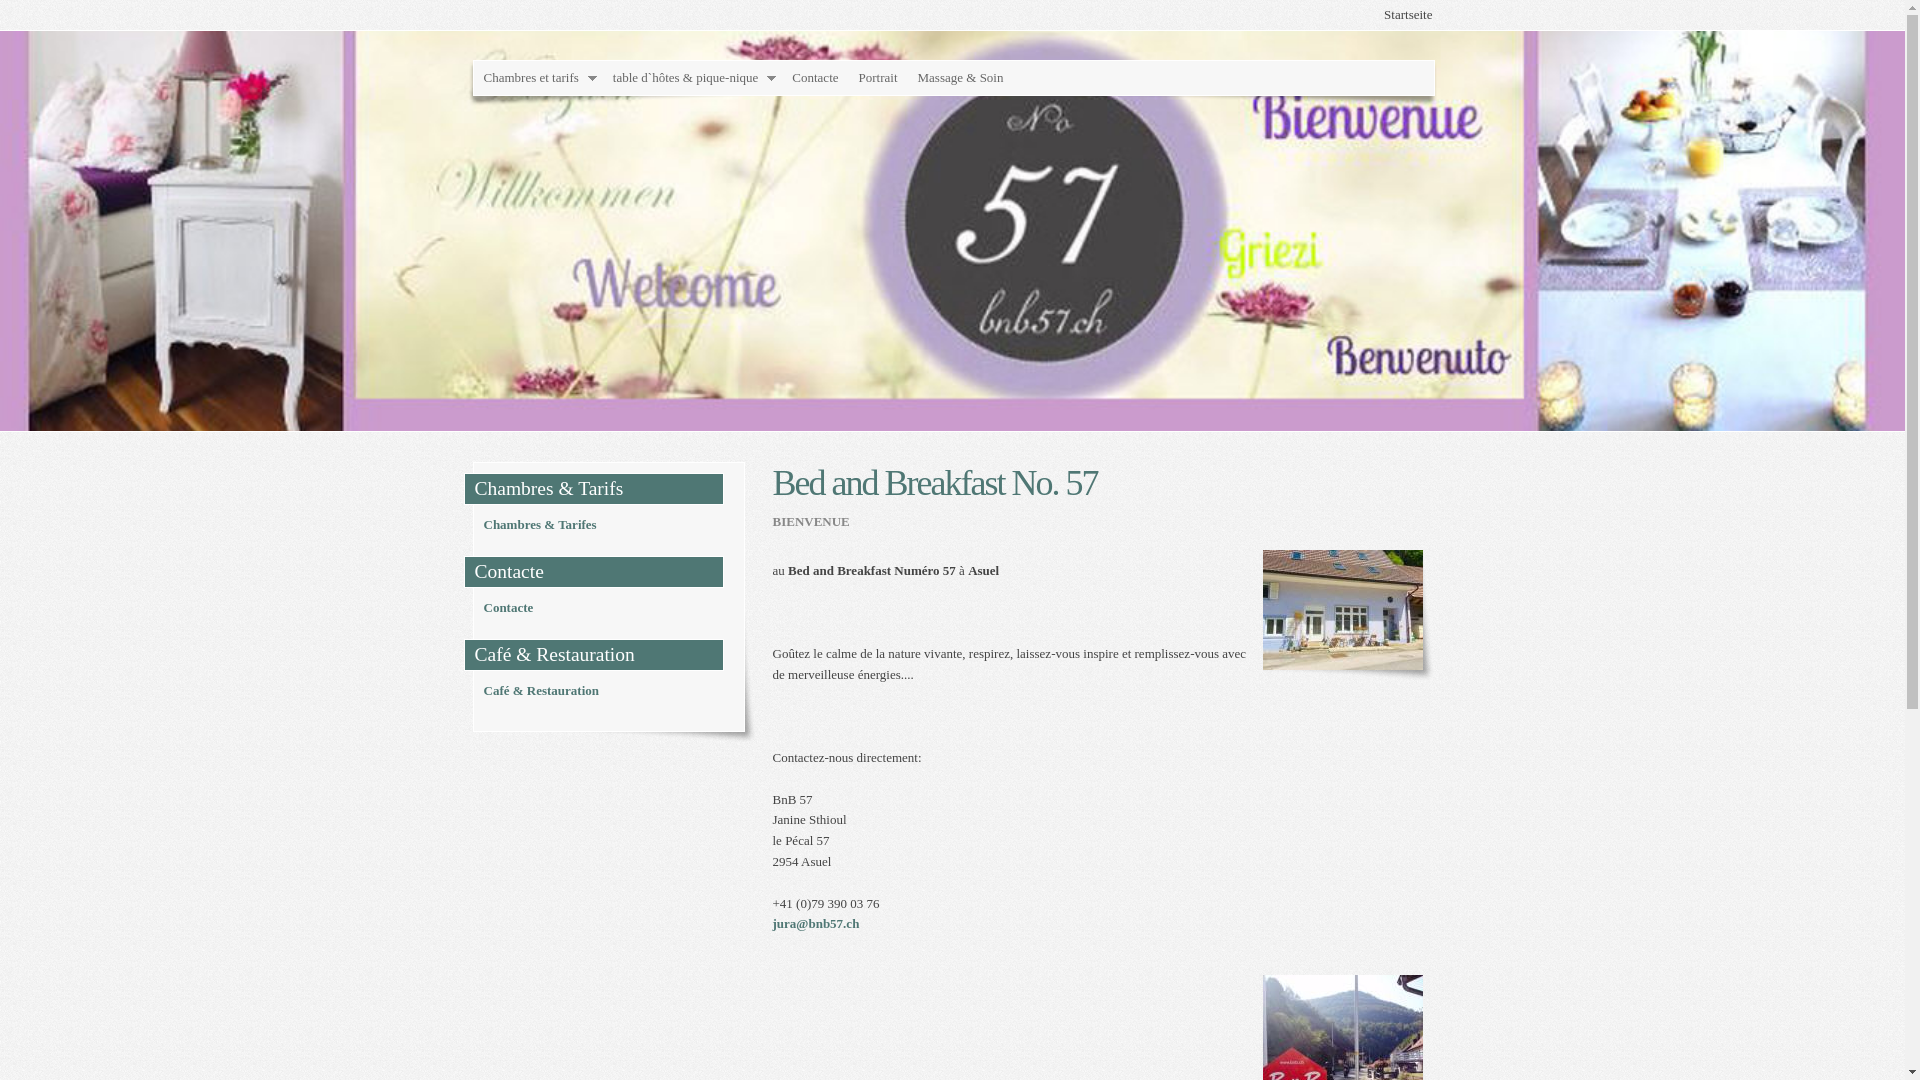 Image resolution: width=1920 pixels, height=1080 pixels. Describe the element at coordinates (815, 923) in the screenshot. I see `'jura@bnb57.ch'` at that location.